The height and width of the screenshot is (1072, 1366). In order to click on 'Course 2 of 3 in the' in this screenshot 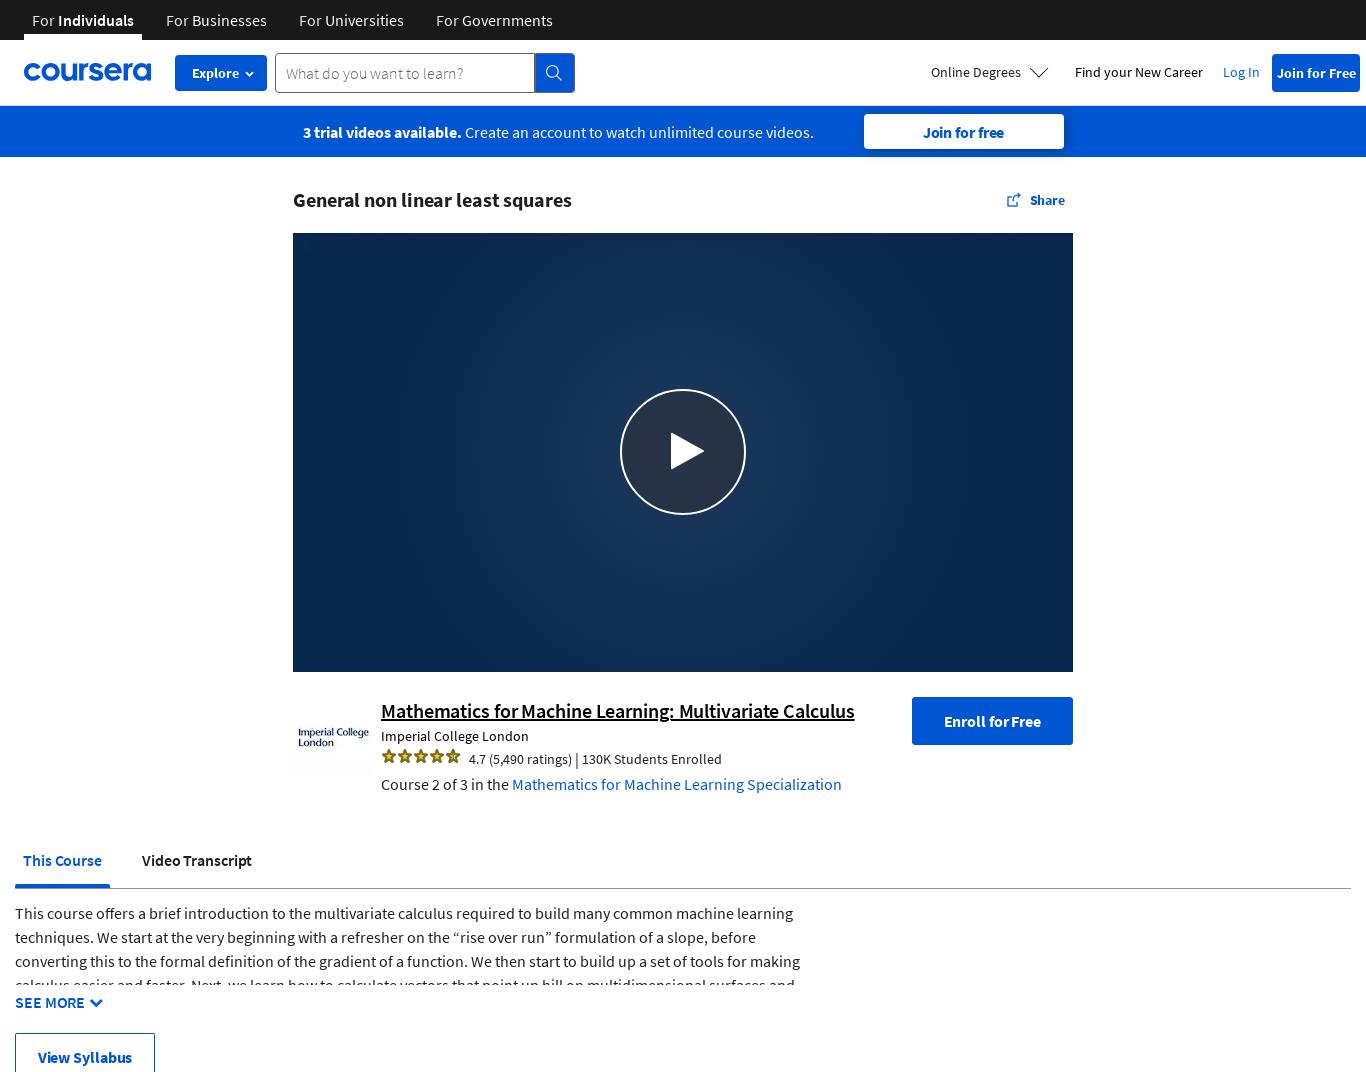, I will do `click(445, 782)`.